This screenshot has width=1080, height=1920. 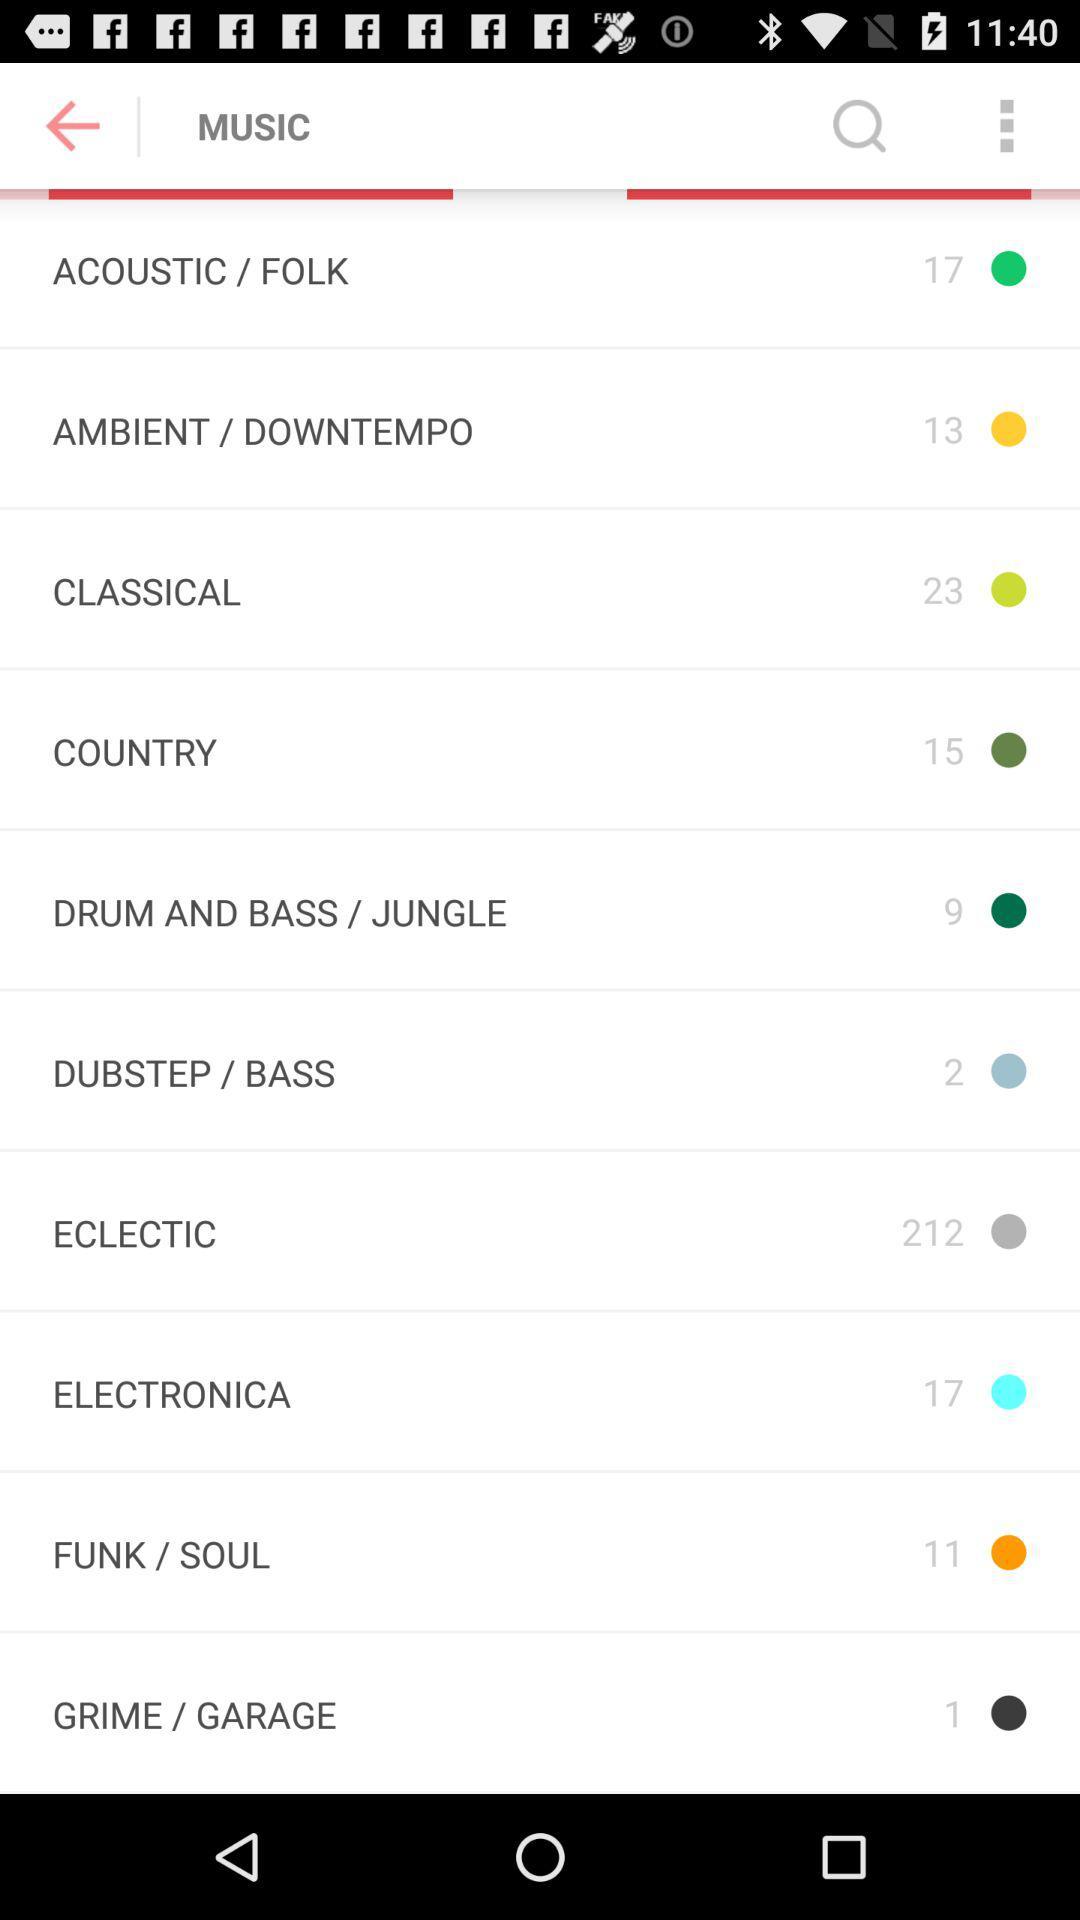 What do you see at coordinates (850, 427) in the screenshot?
I see `icon to the right of the ambient / downtempo item` at bounding box center [850, 427].